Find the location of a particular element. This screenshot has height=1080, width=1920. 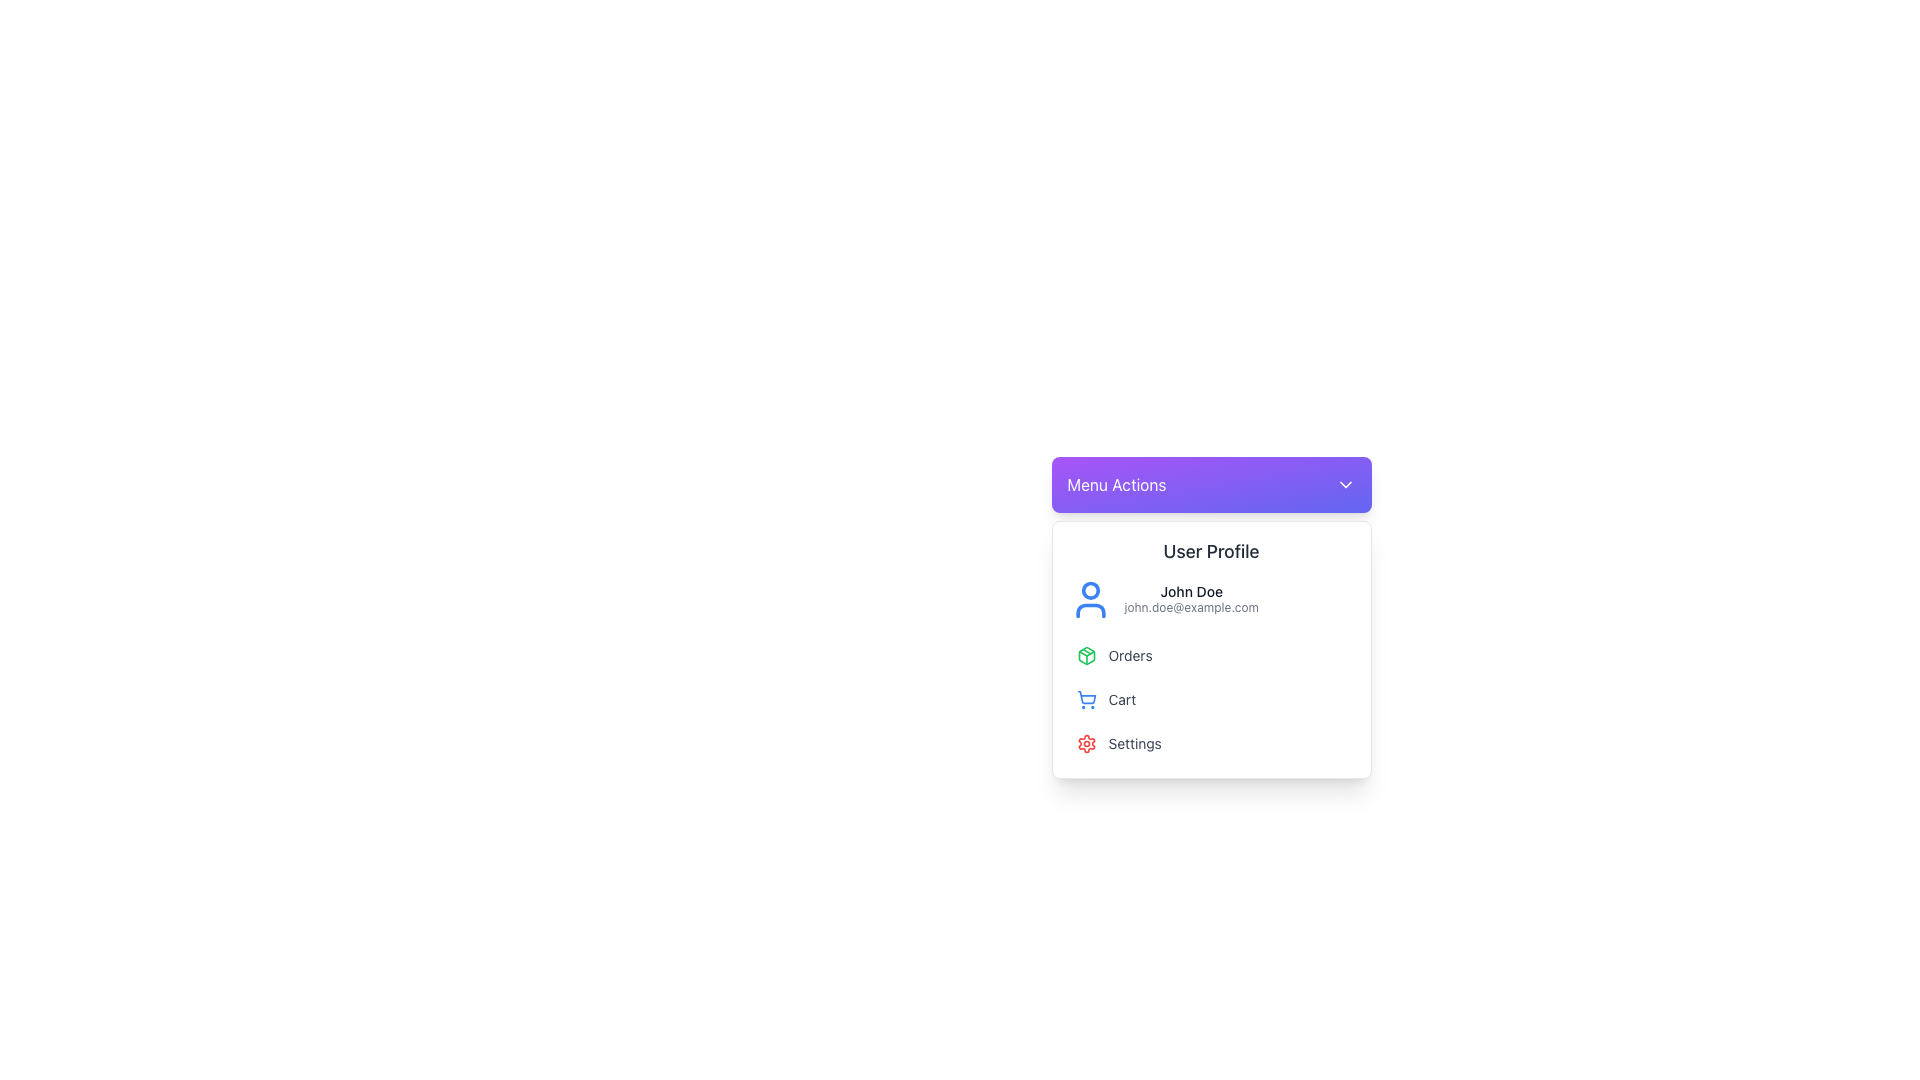

the 'Orders' text label, which is styled in a clean, sans-serif font and positioned to the right of a green box icon is located at coordinates (1130, 655).